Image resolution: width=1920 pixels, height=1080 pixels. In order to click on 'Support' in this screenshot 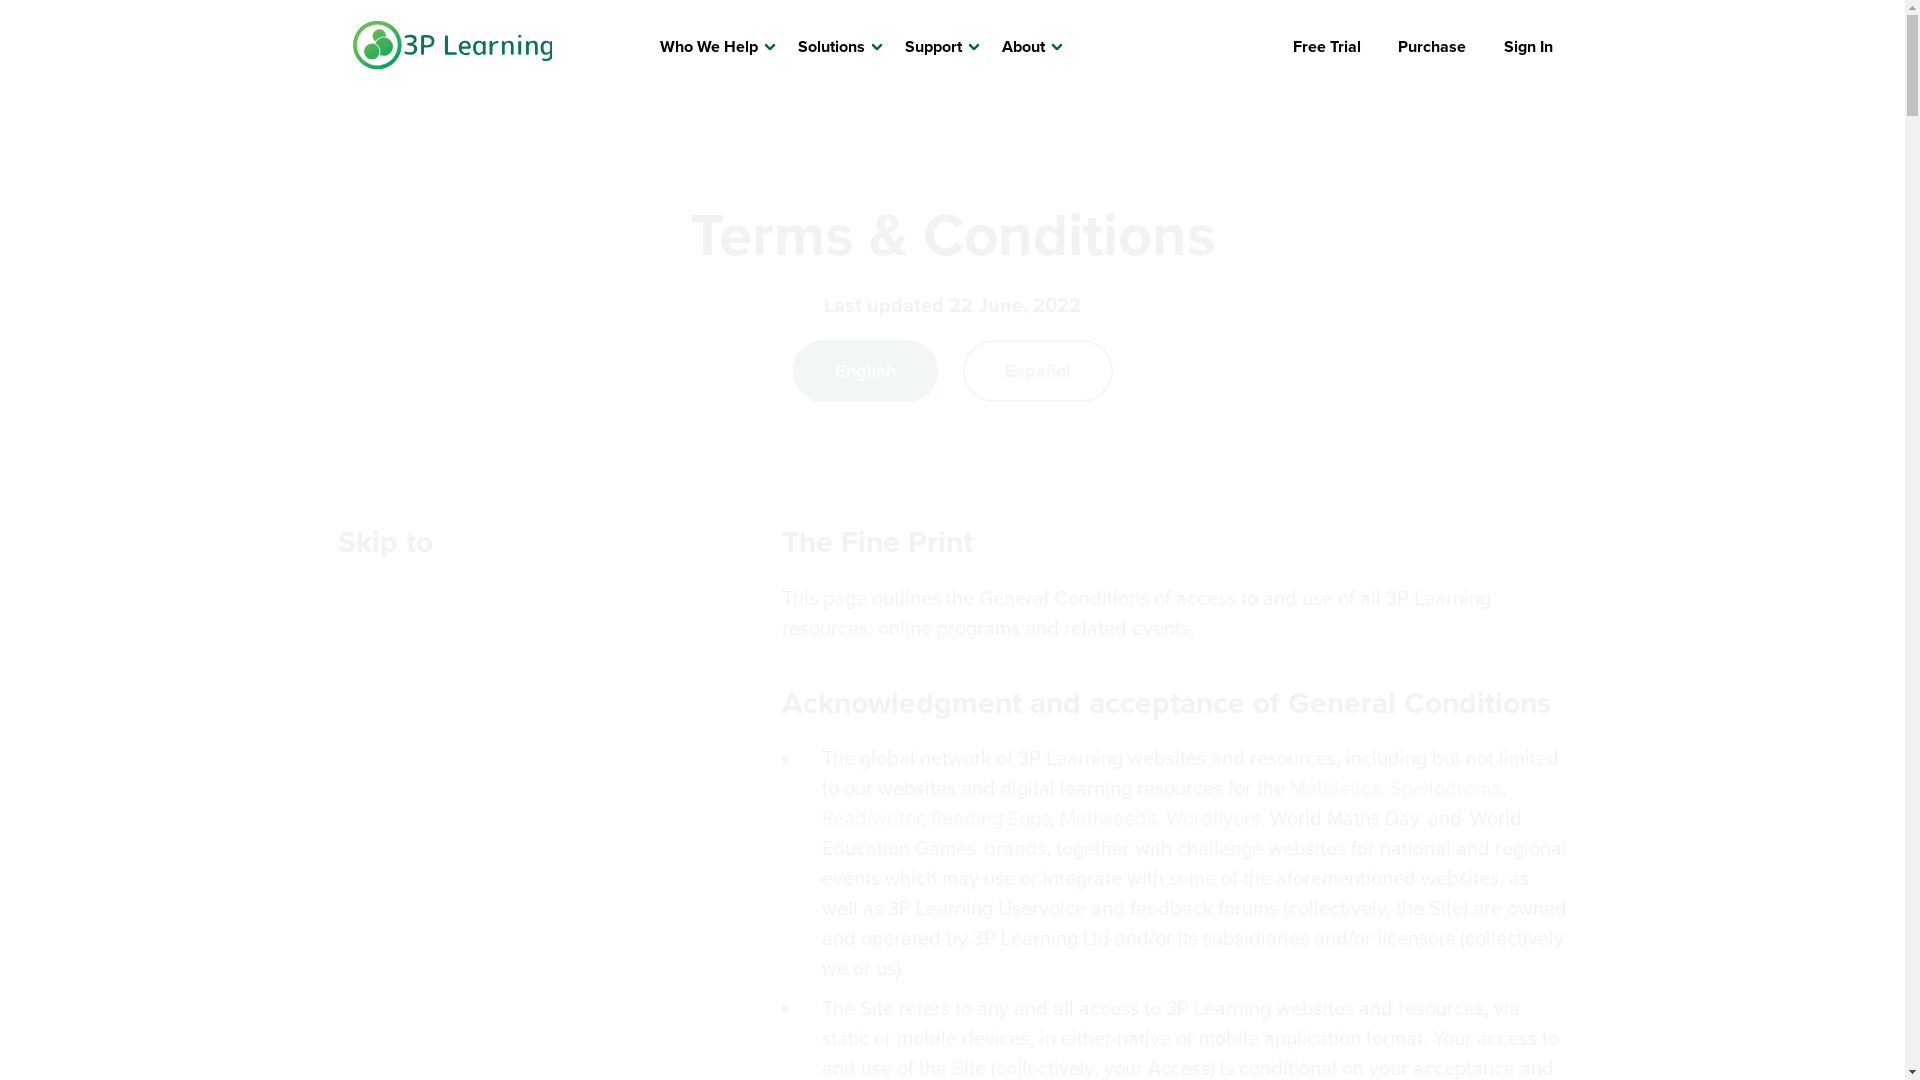, I will do `click(932, 45)`.